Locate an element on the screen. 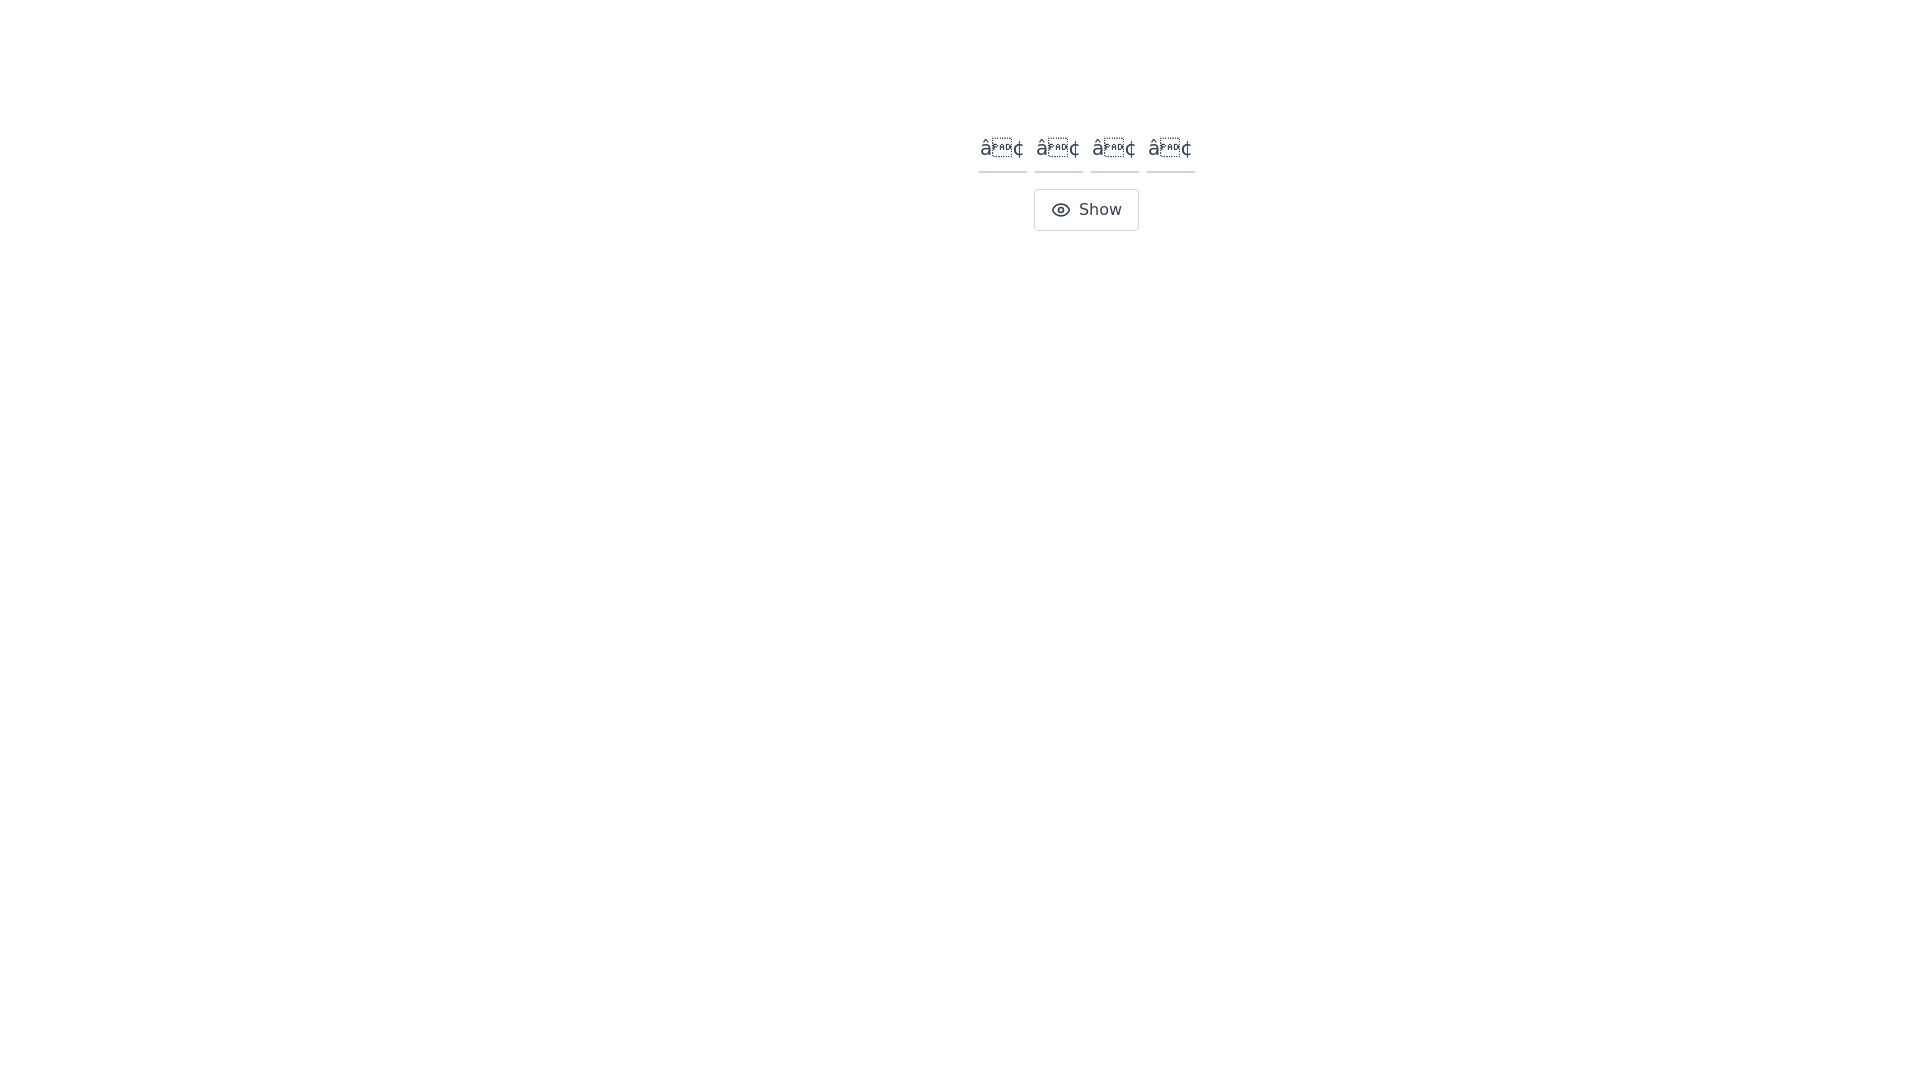  the fourth text input box in a row of four, located above the 'Show' button, to focus on it is located at coordinates (1170, 148).